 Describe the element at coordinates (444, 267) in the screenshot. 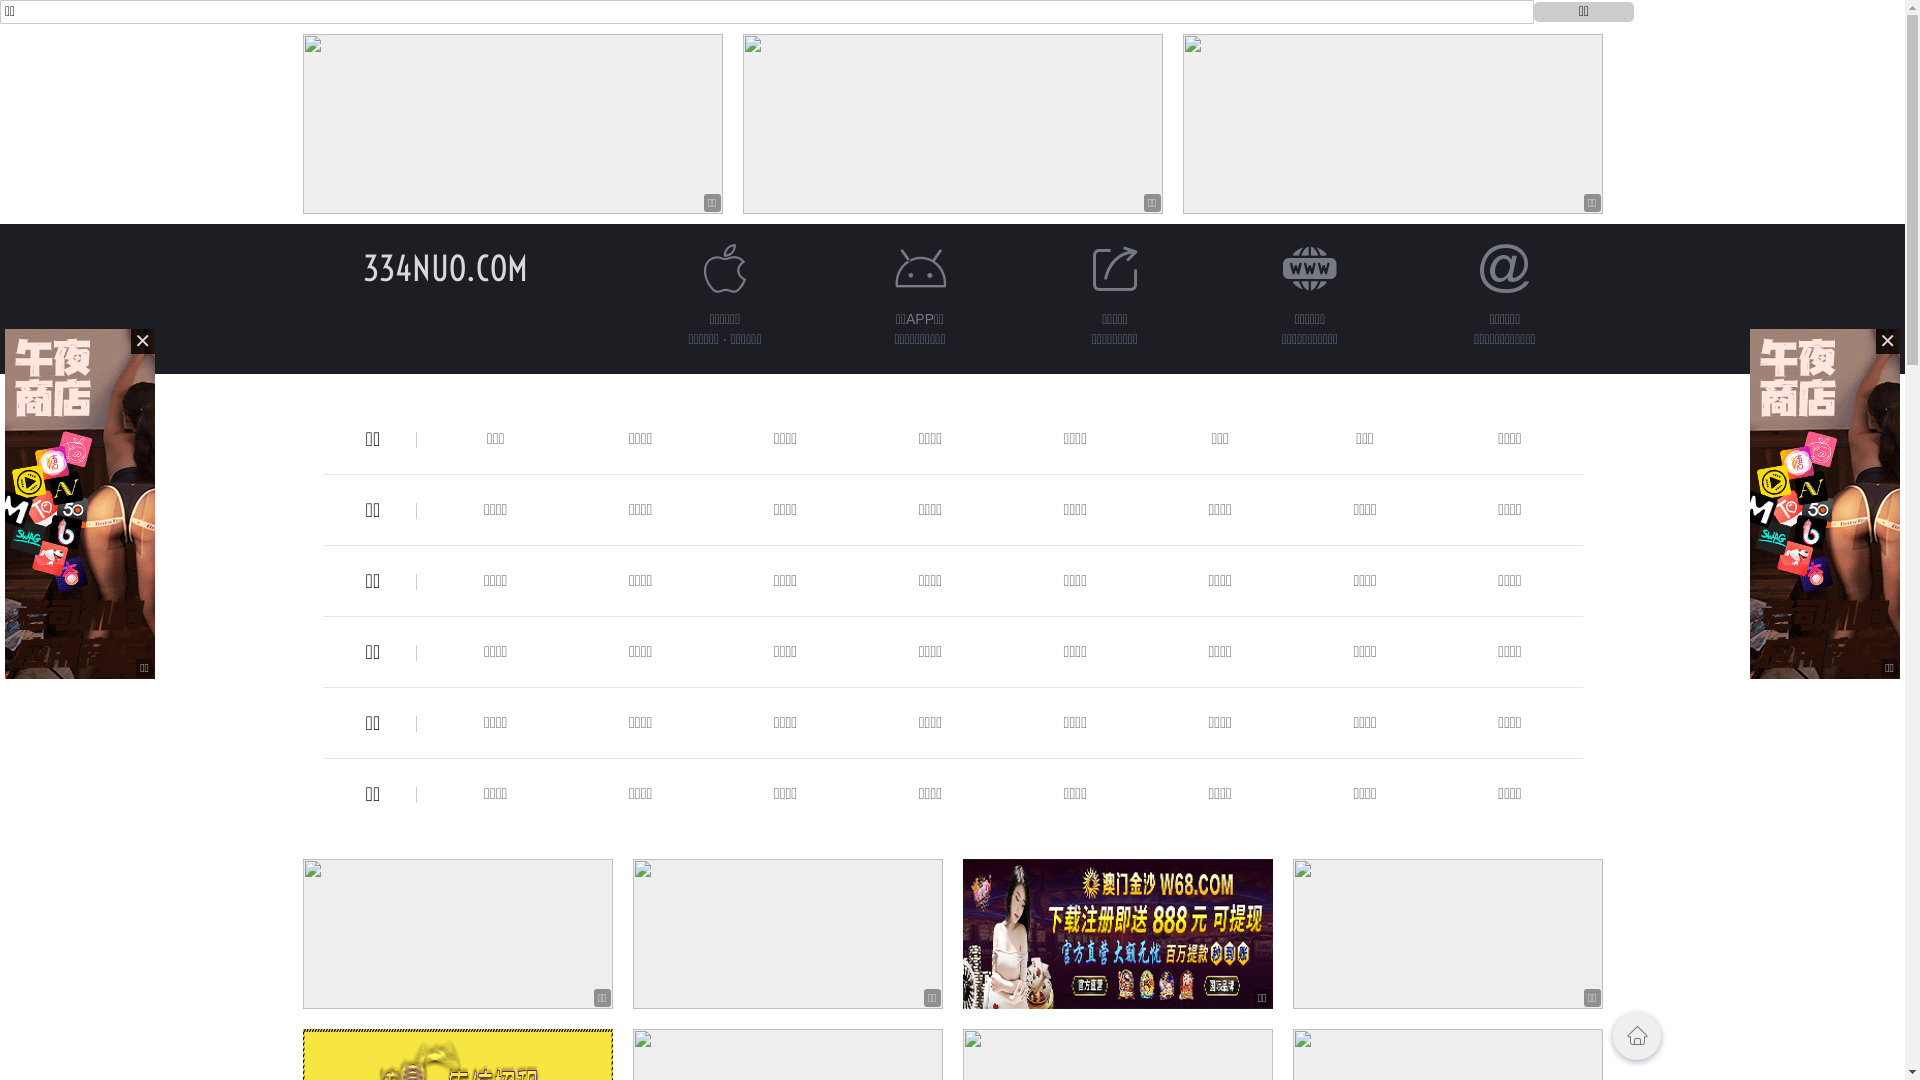

I see `'334NUO.COM'` at that location.